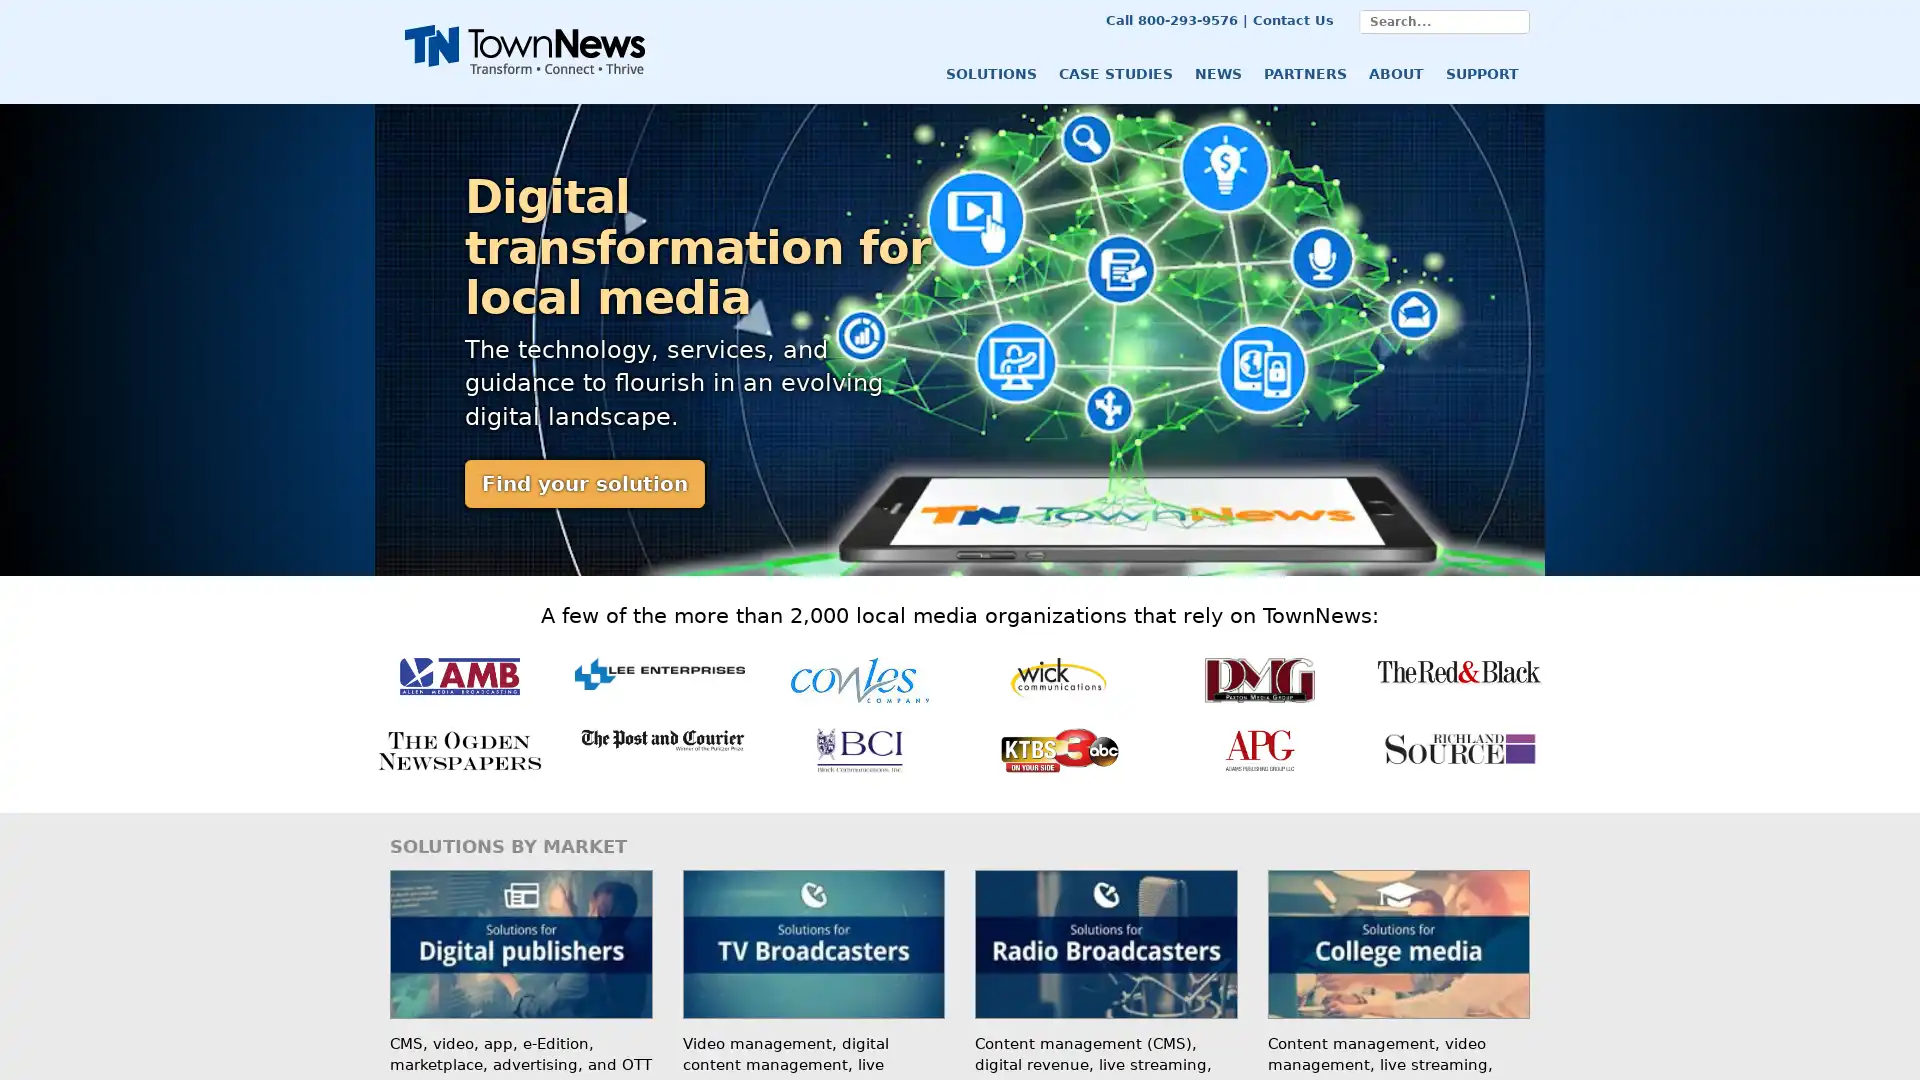 The width and height of the screenshot is (1920, 1080). I want to click on Find your solution, so click(584, 483).